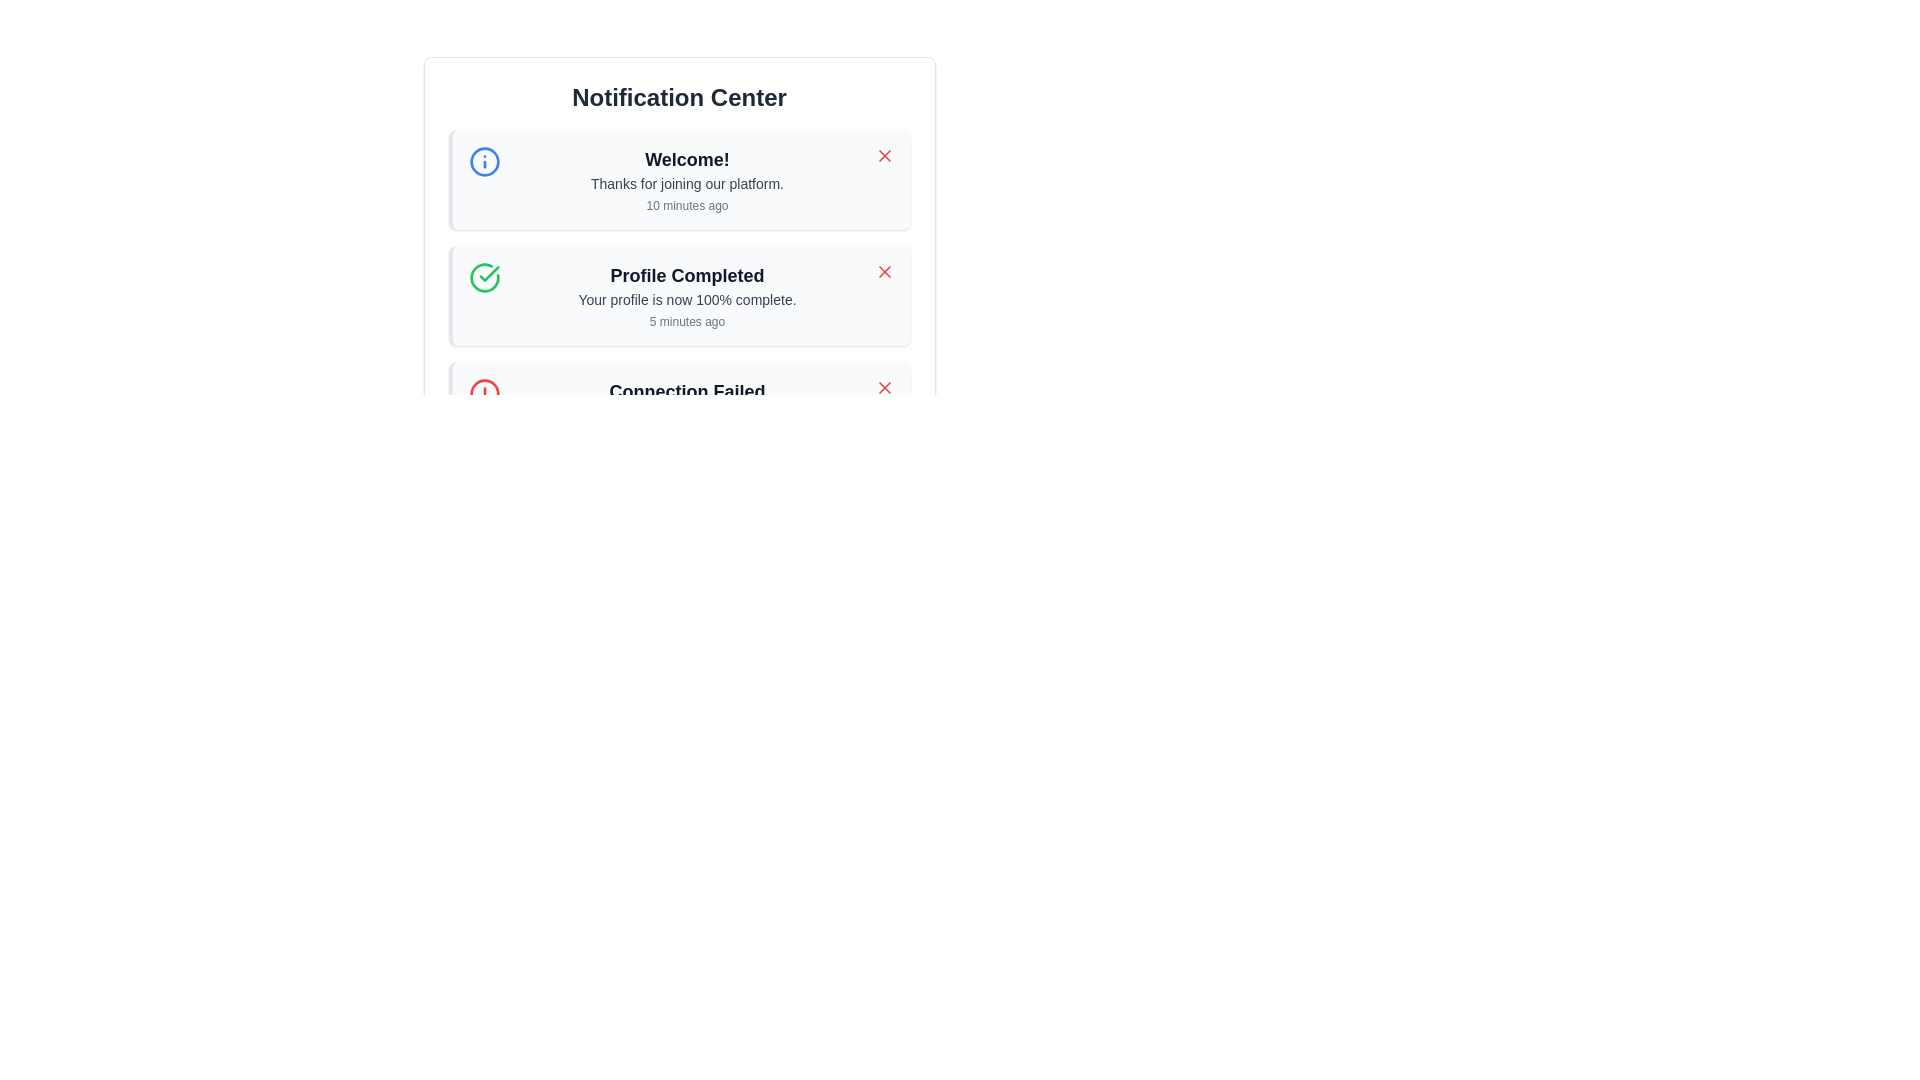  Describe the element at coordinates (687, 300) in the screenshot. I see `the text label displaying 'Your profile is now 100% complete.' which is styled in gray font and located within the notification card` at that location.